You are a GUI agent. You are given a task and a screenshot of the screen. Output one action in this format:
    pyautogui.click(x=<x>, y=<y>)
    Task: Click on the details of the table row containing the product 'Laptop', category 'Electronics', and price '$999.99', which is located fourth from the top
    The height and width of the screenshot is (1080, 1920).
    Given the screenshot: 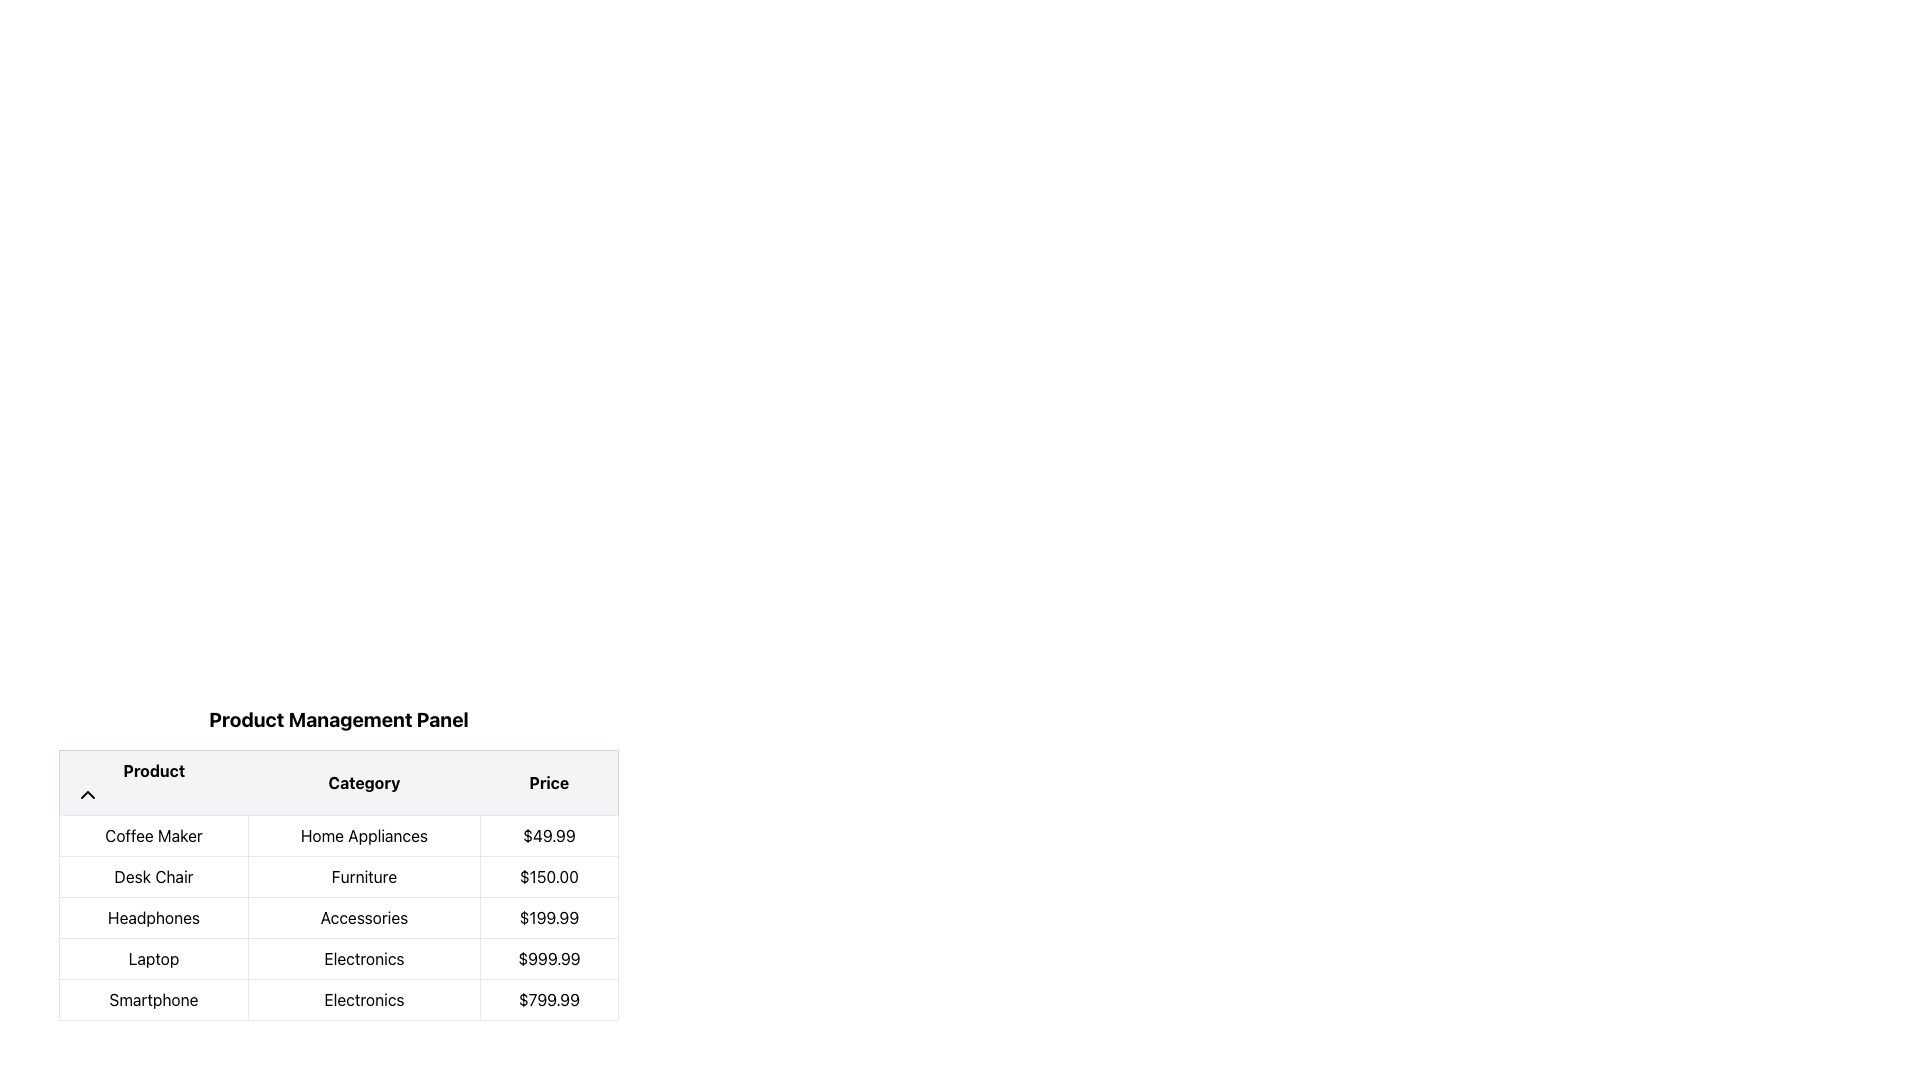 What is the action you would take?
    pyautogui.click(x=339, y=958)
    